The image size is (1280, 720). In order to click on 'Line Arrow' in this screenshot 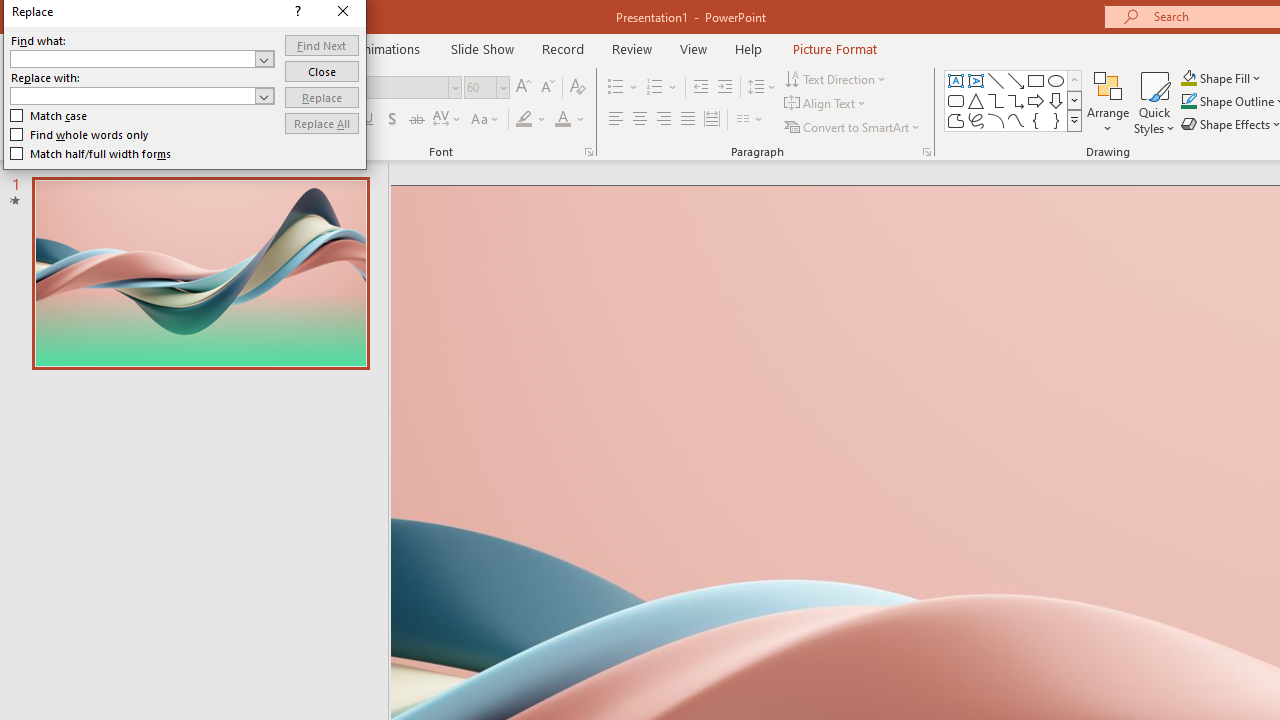, I will do `click(1016, 80)`.